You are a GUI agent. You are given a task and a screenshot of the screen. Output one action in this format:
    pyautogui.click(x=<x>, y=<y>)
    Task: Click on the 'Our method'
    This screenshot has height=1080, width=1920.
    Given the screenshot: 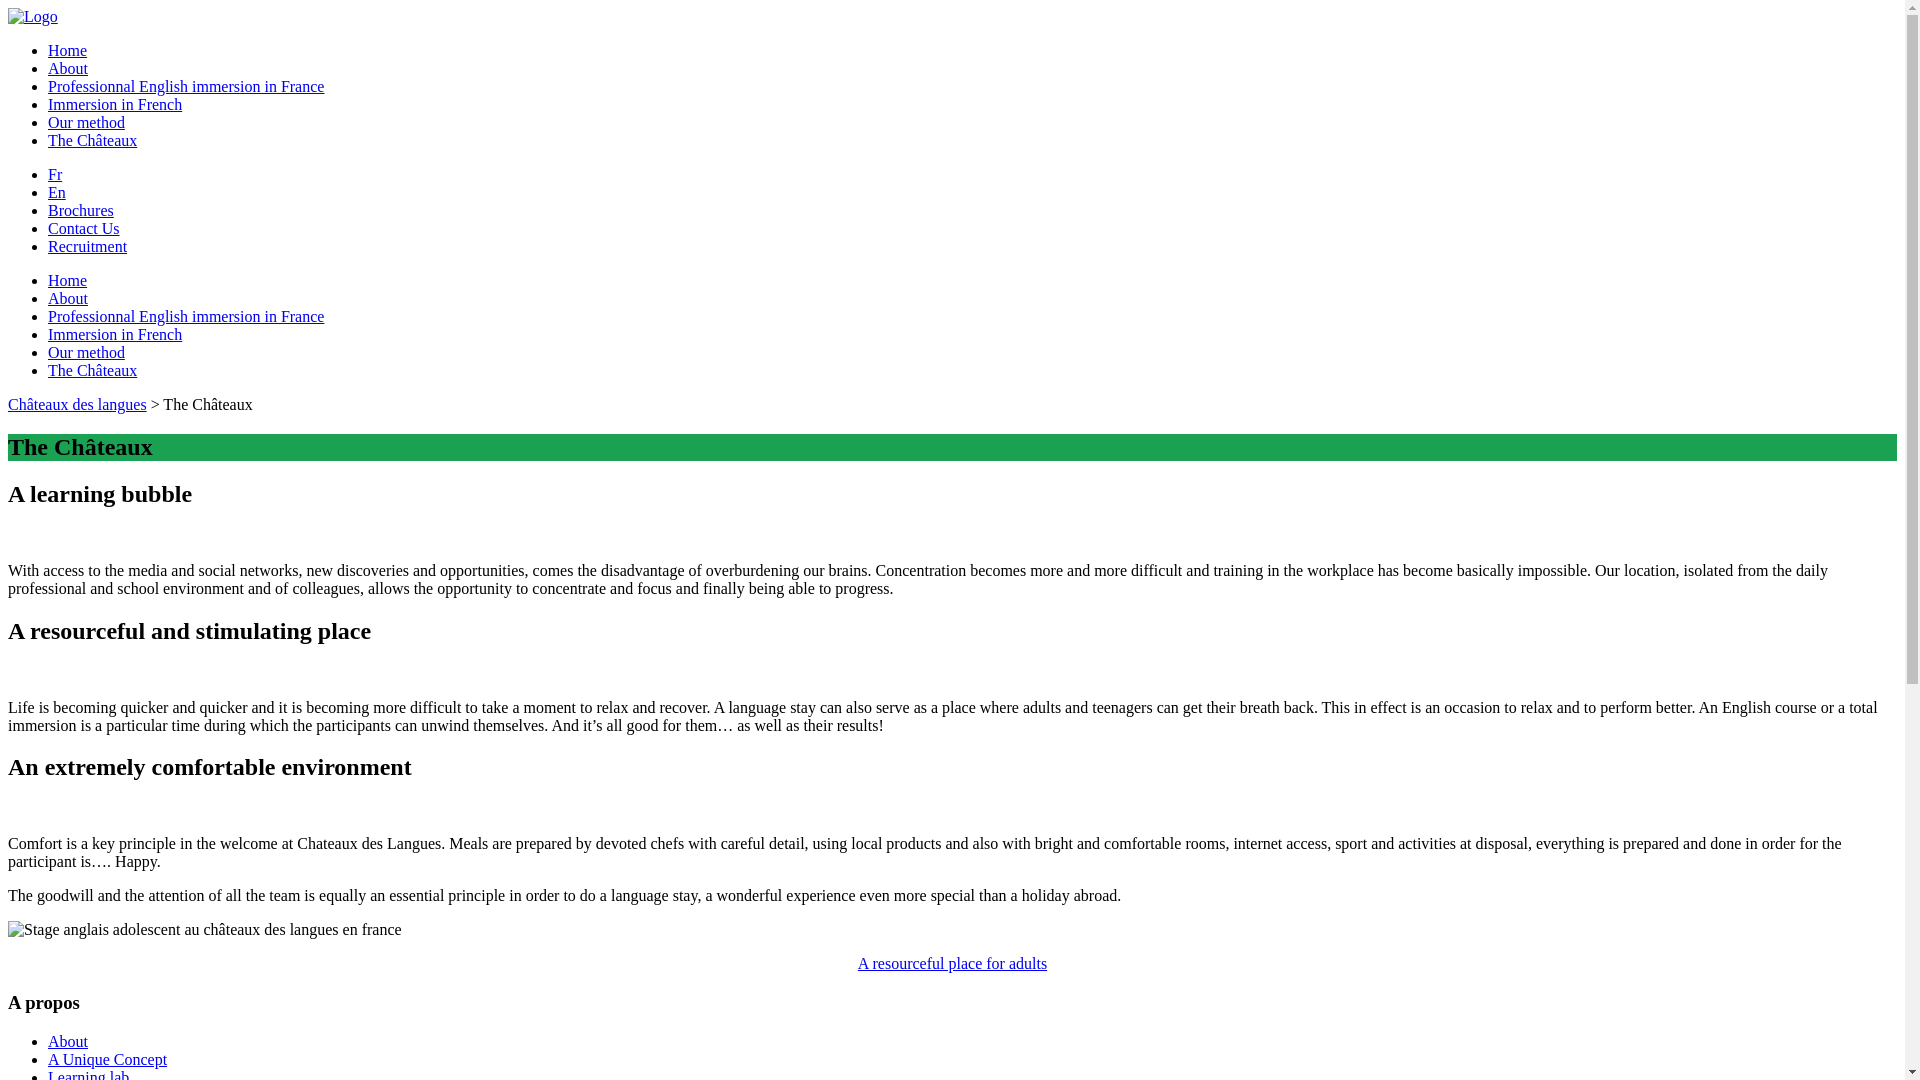 What is the action you would take?
    pyautogui.click(x=85, y=351)
    